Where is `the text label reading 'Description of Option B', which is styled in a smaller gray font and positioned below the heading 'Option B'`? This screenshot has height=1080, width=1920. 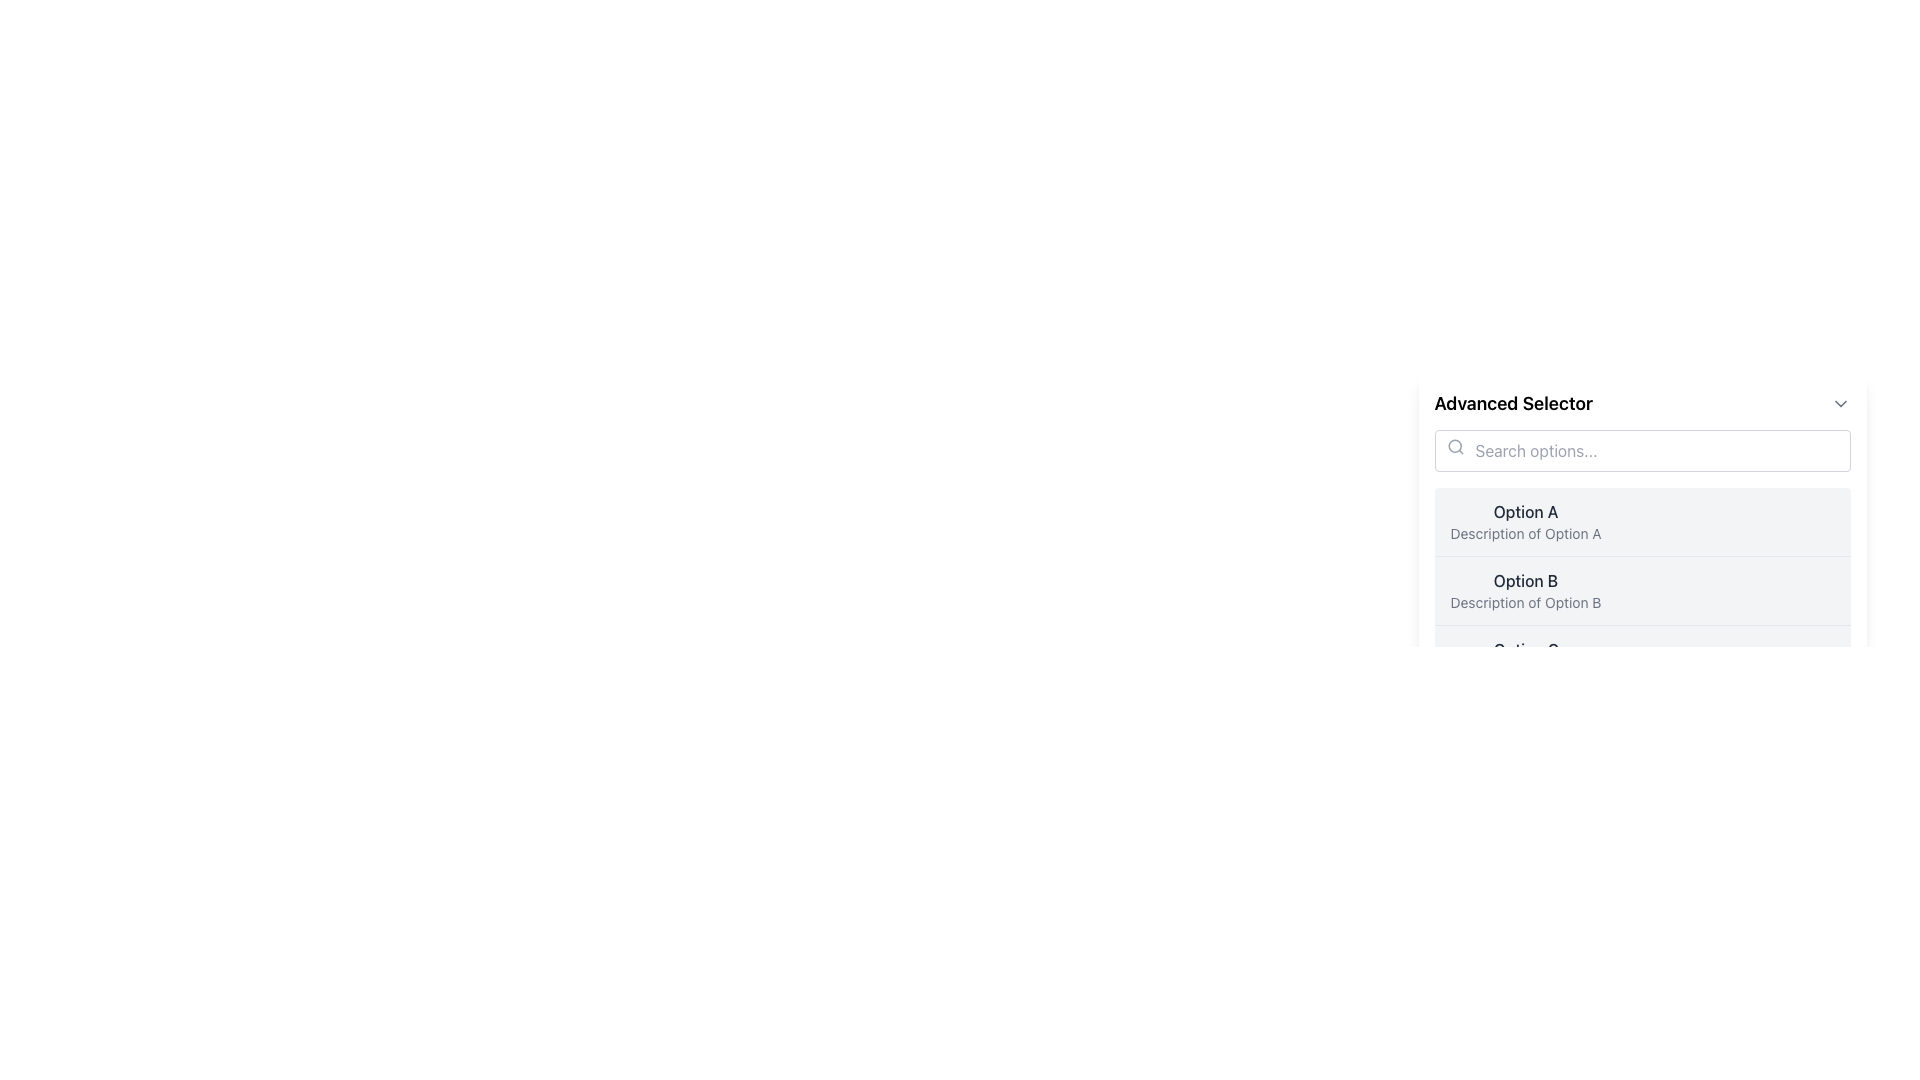
the text label reading 'Description of Option B', which is styled in a smaller gray font and positioned below the heading 'Option B' is located at coordinates (1525, 601).